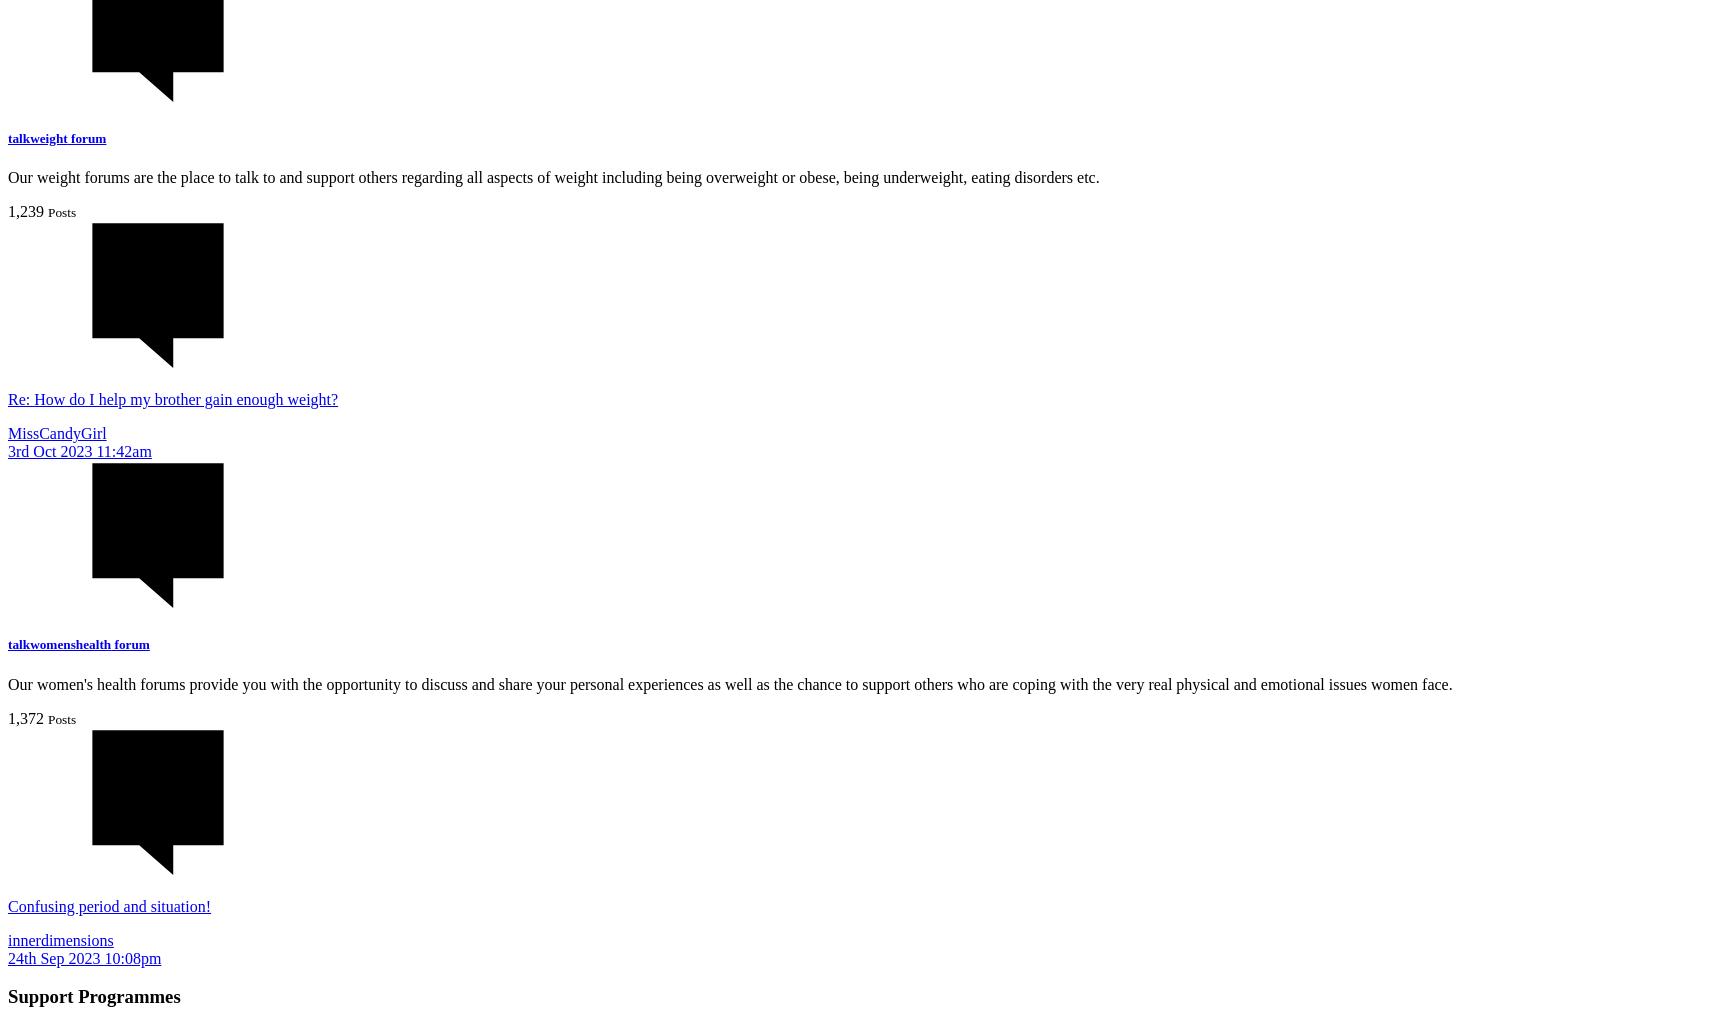 The height and width of the screenshot is (1017, 1726). Describe the element at coordinates (40, 996) in the screenshot. I see `'Support'` at that location.